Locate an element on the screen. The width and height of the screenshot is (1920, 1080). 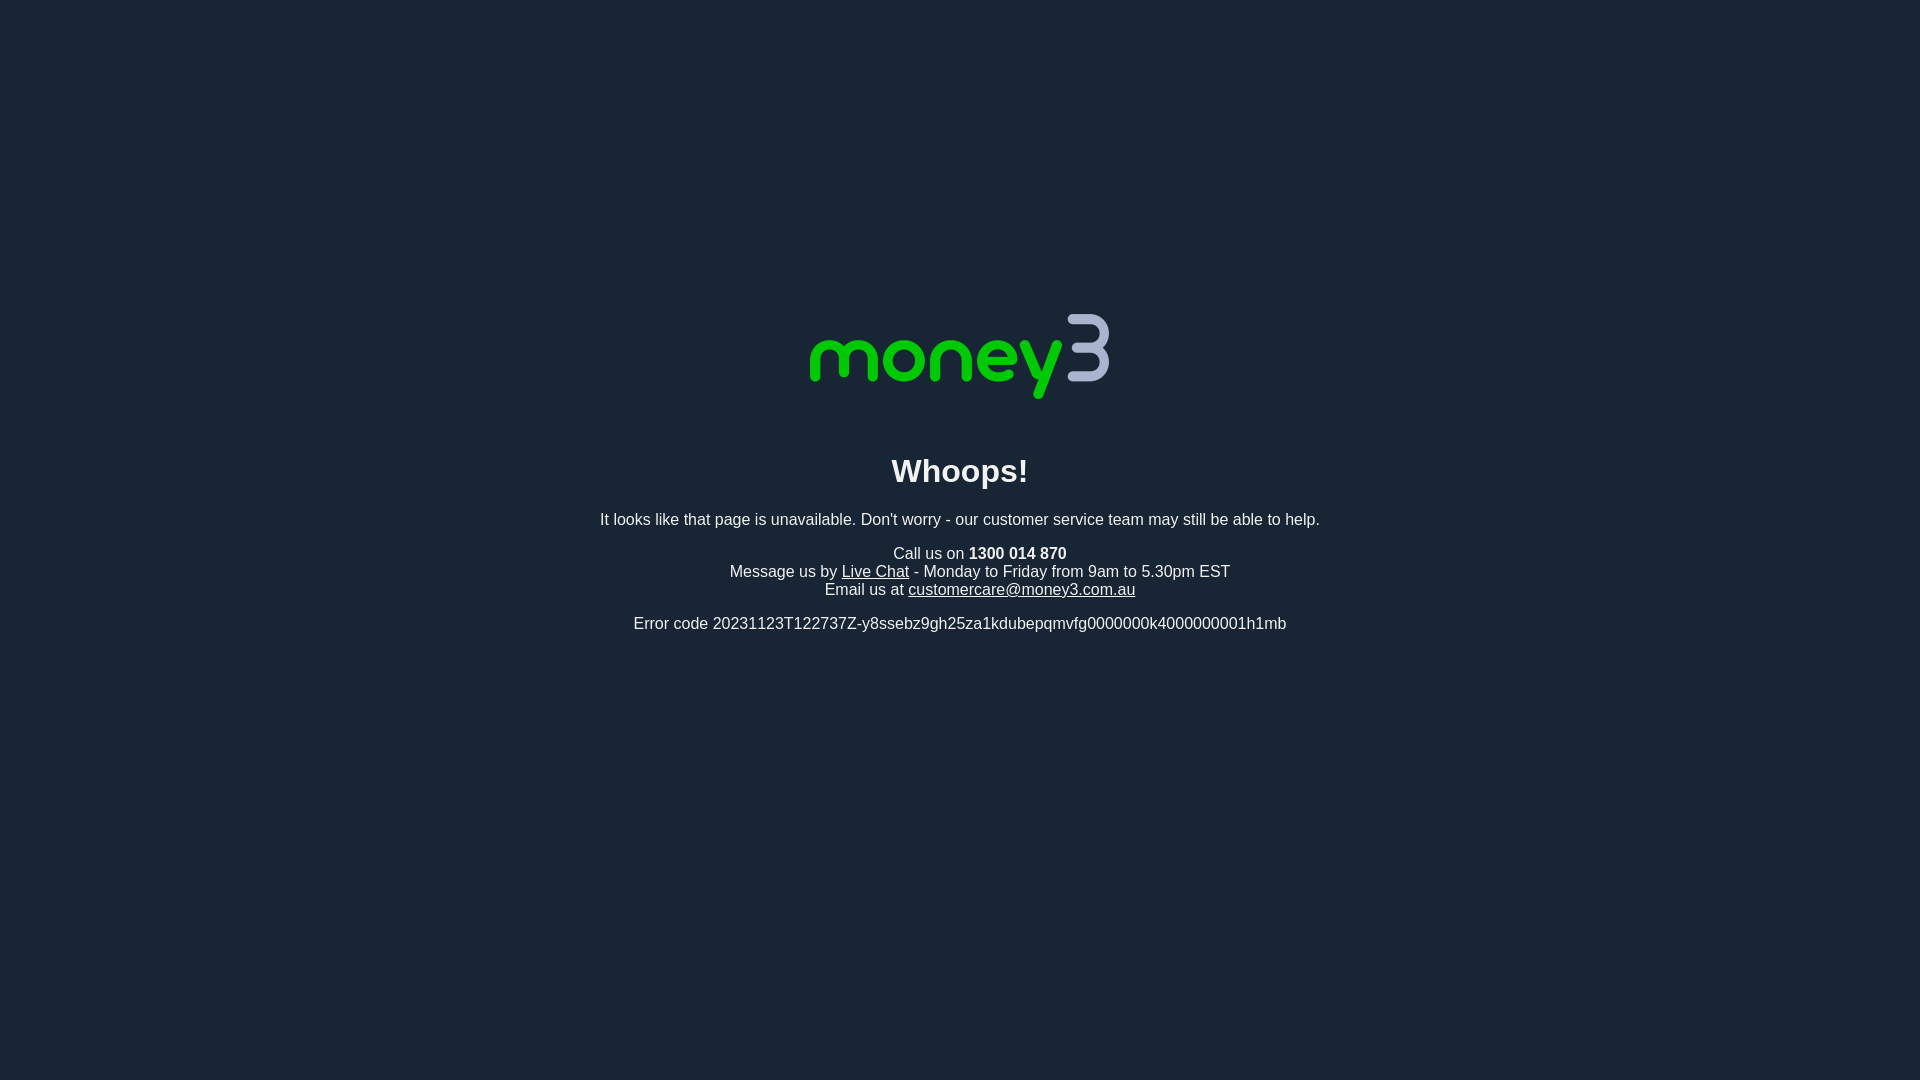
'customercare@money3.com.au' is located at coordinates (1021, 588).